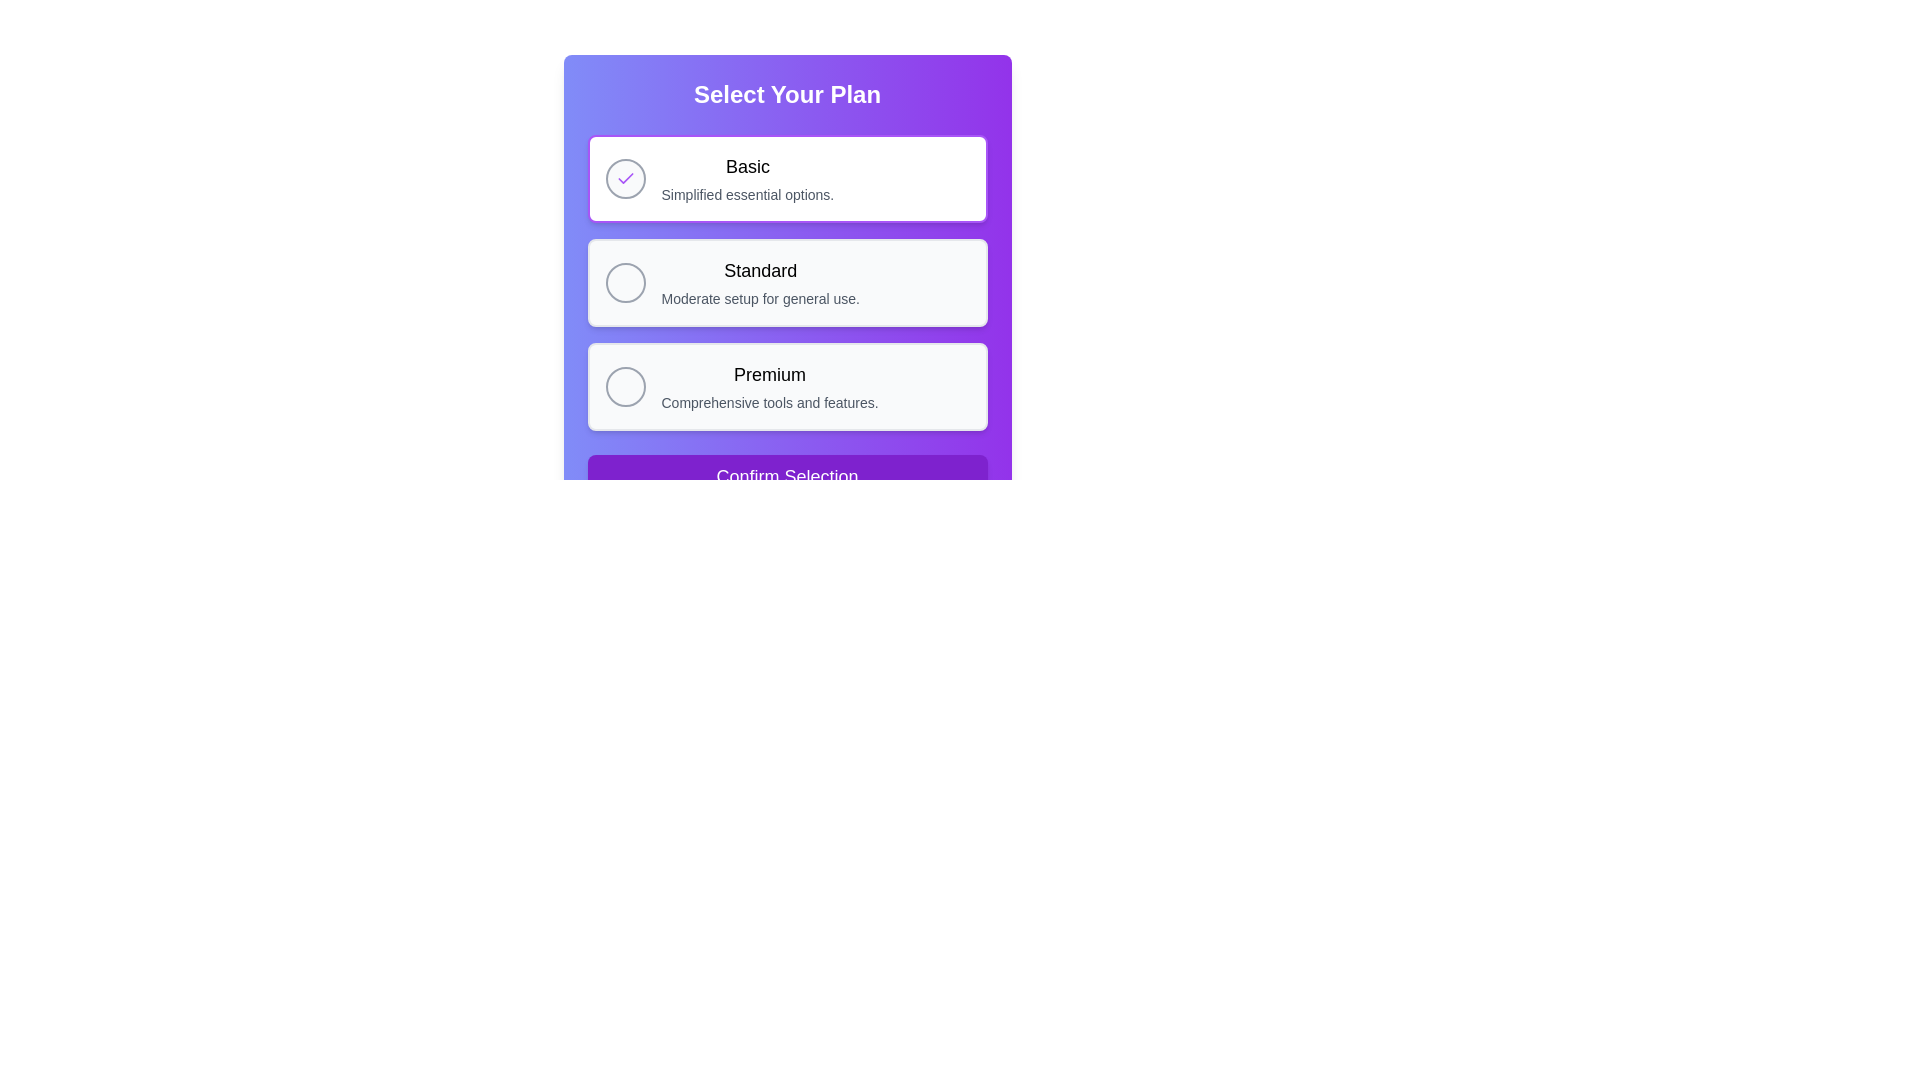 This screenshot has height=1080, width=1920. What do you see at coordinates (746, 165) in the screenshot?
I see `the 'Basic' text label, which is styled in a medium font and is the first option in a vertically stacked list of three options labeled 'Basic,' 'Standard,' and 'Premium.' It is located slightly to the right of the circle indicator for the first option` at bounding box center [746, 165].